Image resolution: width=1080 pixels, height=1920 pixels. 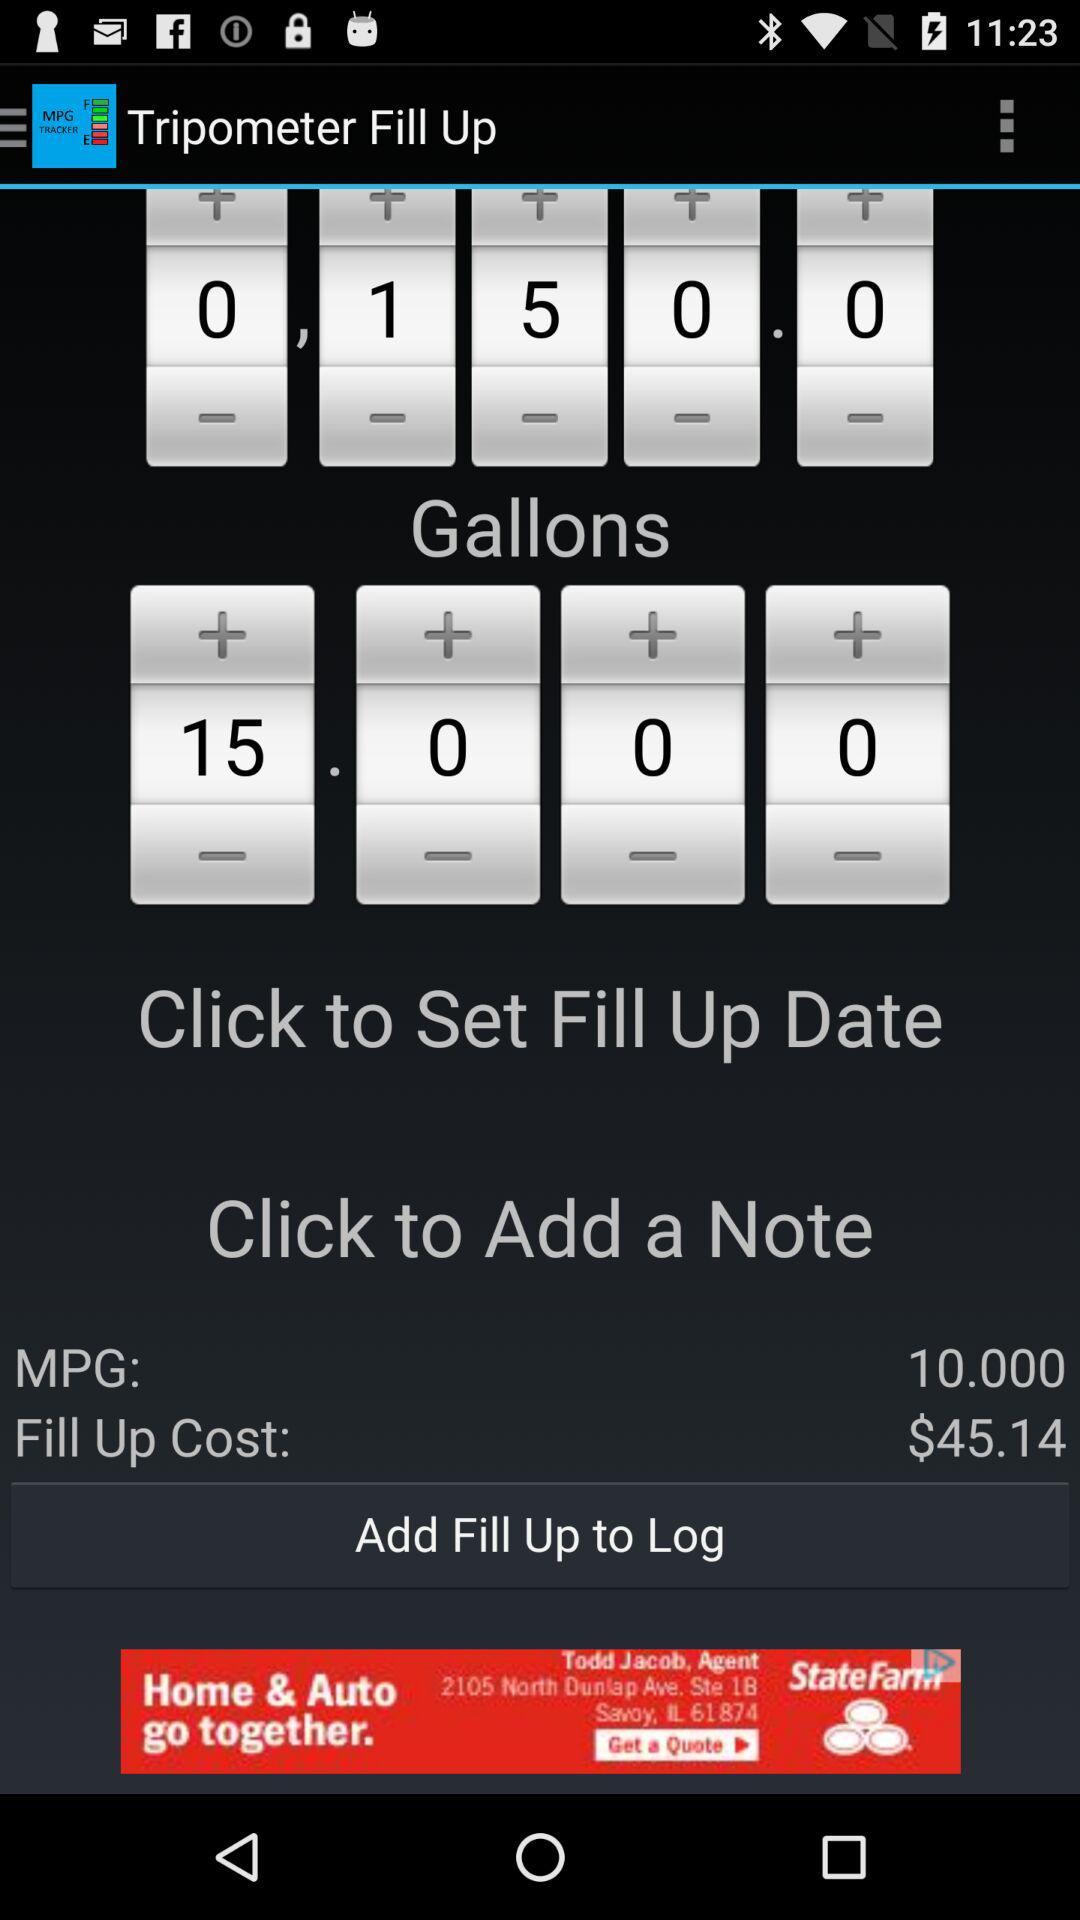 I want to click on time setting, so click(x=856, y=629).